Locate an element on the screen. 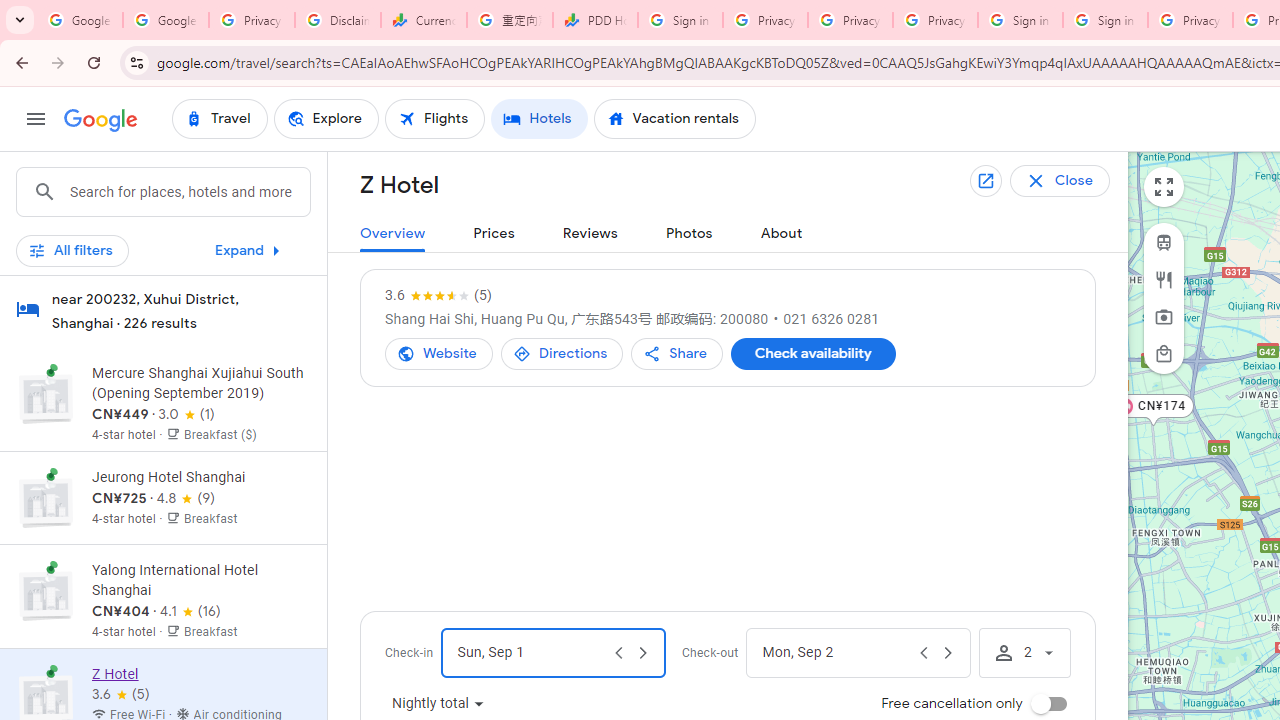  'Price displayedNightly total' is located at coordinates (438, 703).